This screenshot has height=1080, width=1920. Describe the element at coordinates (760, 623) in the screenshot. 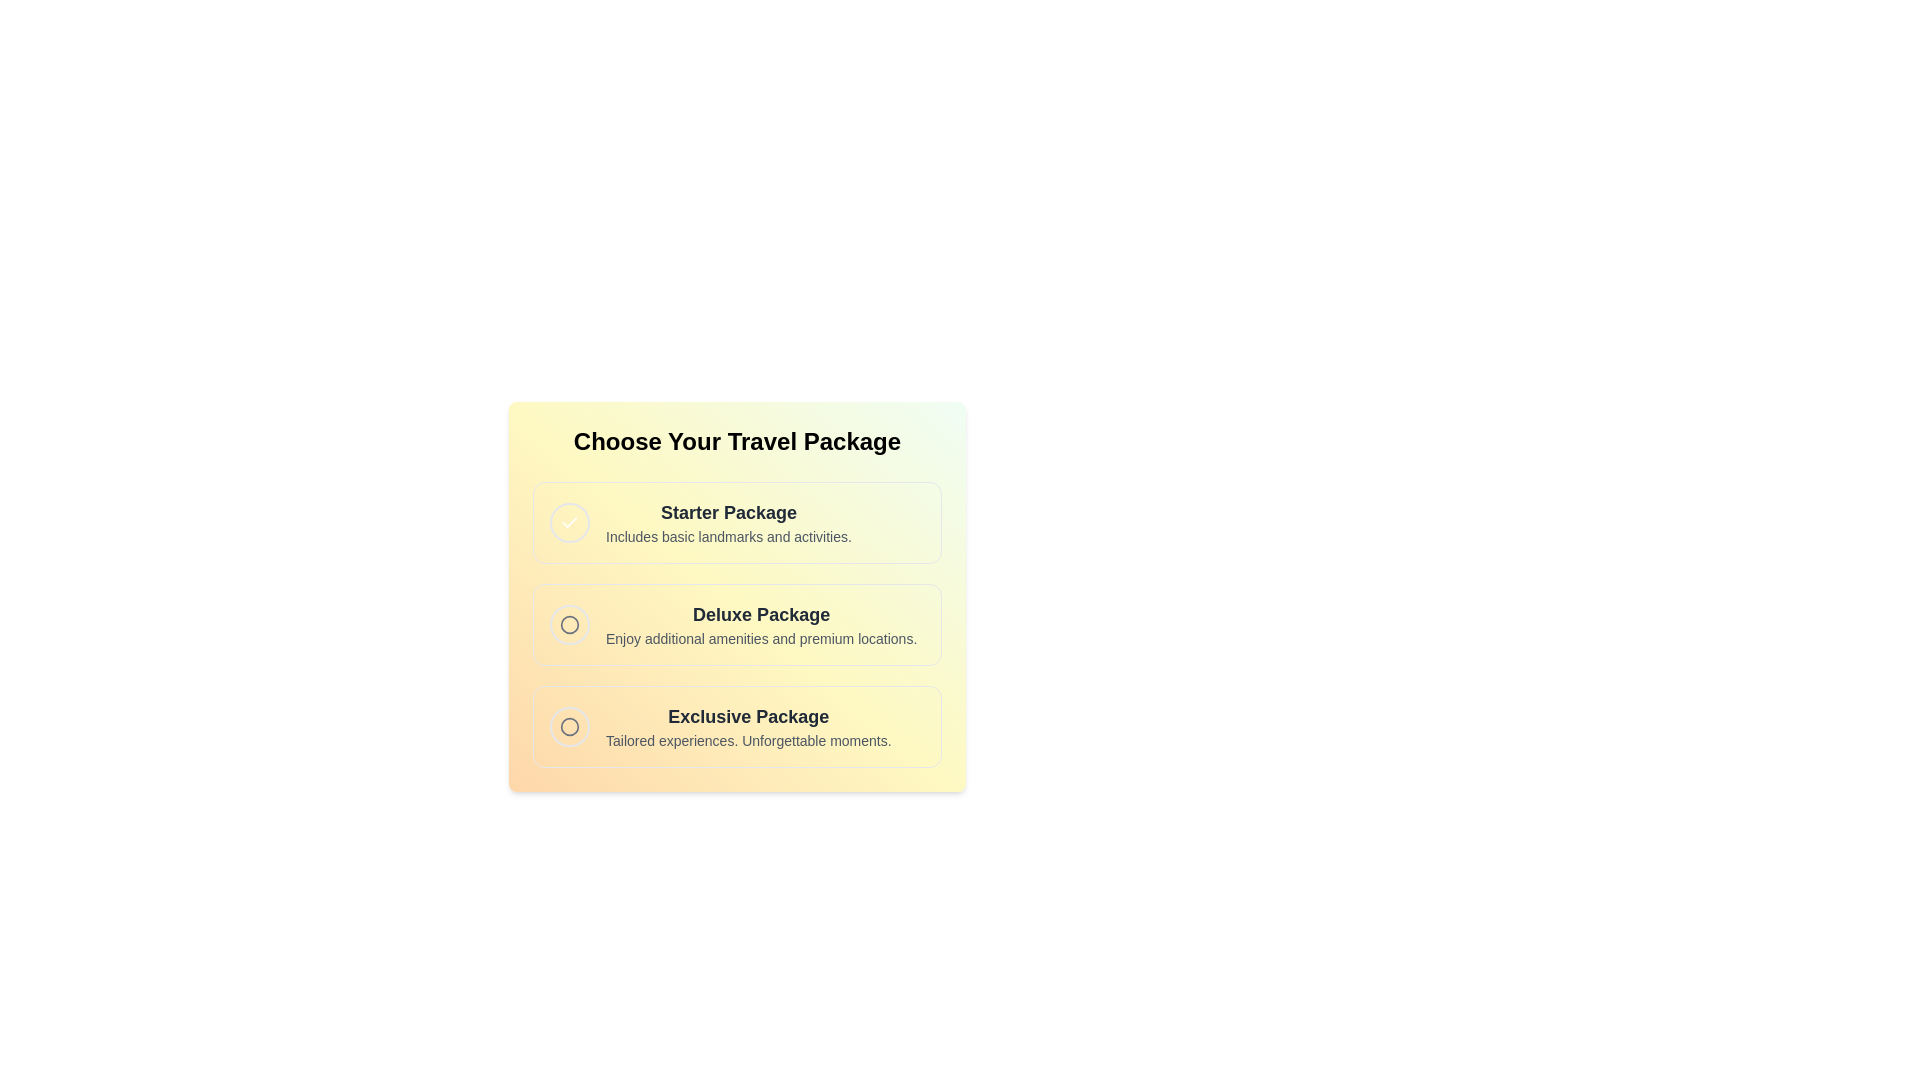

I see `the 'Deluxe Package' label, which is the second option in the travel package selection interface, positioned between 'Starter Package' and 'Exclusive Package'` at that location.